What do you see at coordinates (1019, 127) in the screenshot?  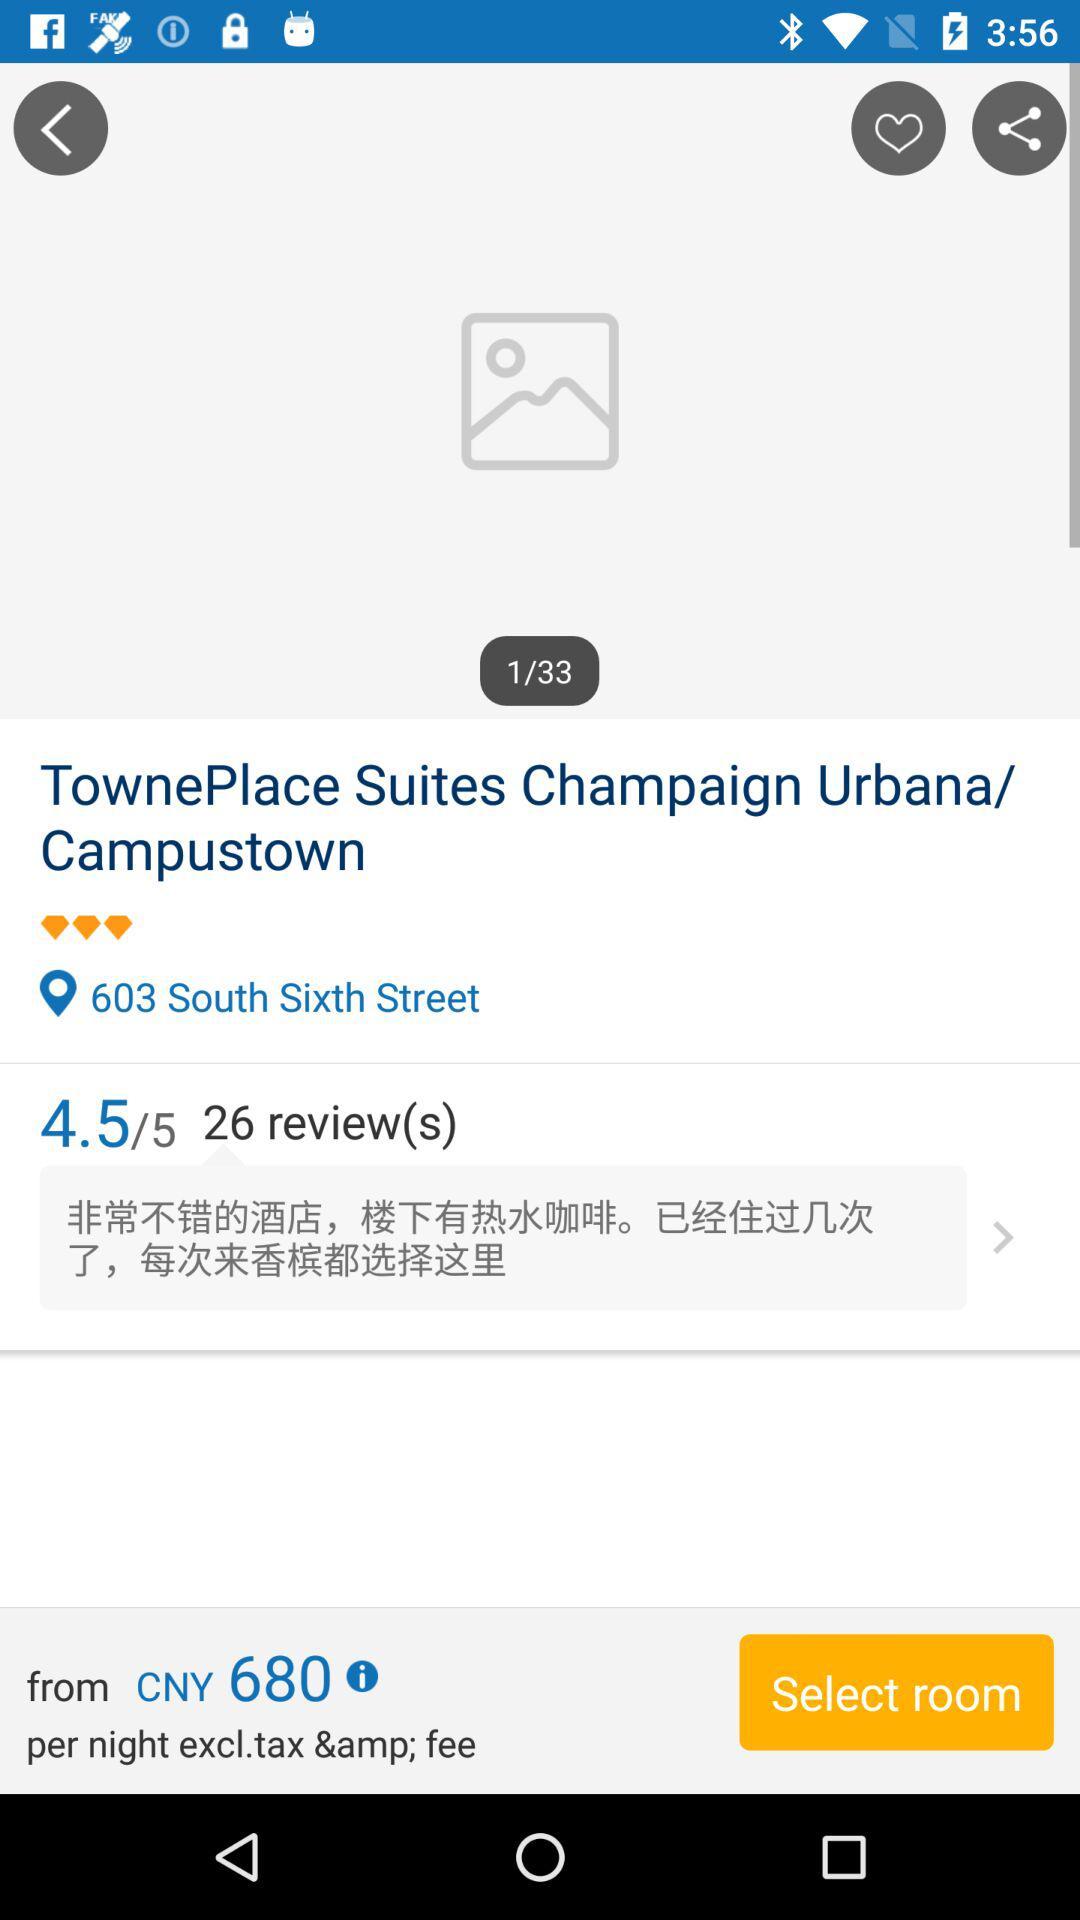 I see `share the article` at bounding box center [1019, 127].